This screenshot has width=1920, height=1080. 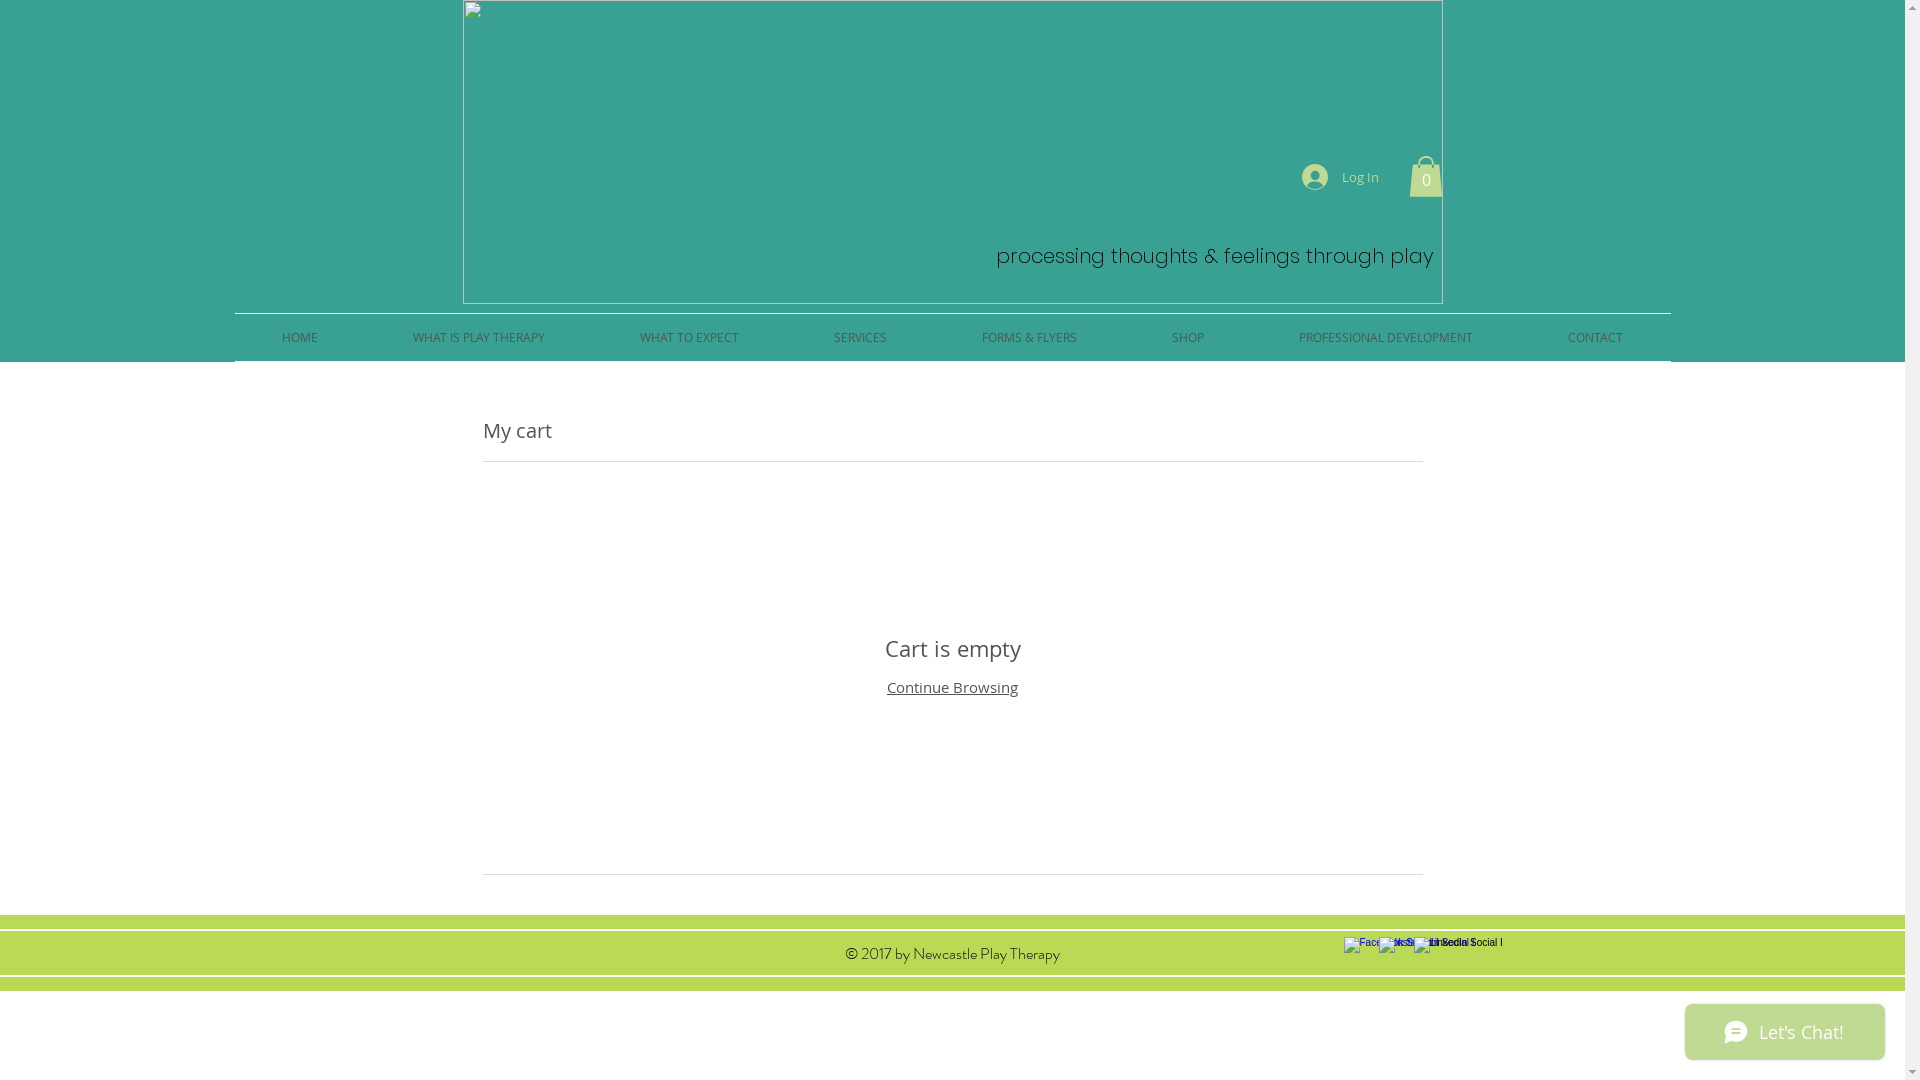 What do you see at coordinates (1424, 175) in the screenshot?
I see `'0'` at bounding box center [1424, 175].